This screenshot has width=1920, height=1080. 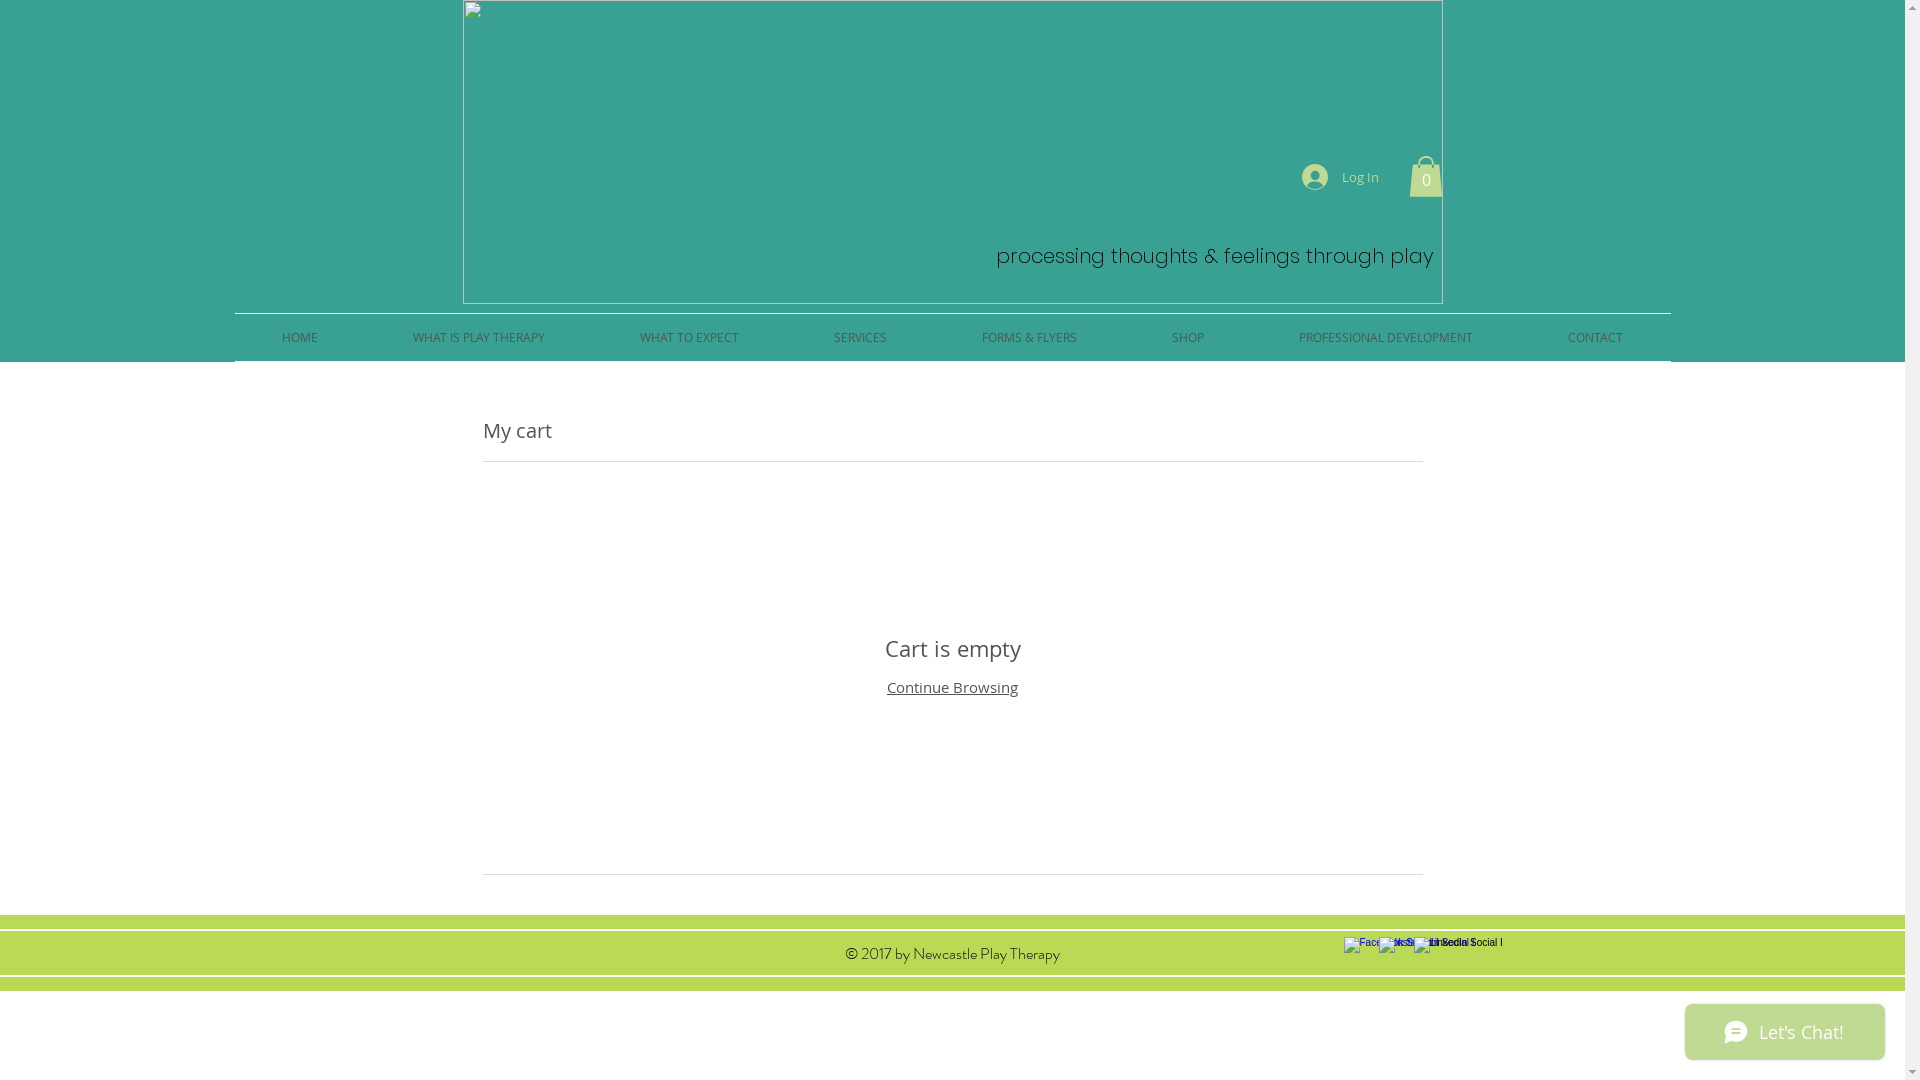 What do you see at coordinates (1424, 175) in the screenshot?
I see `'0'` at bounding box center [1424, 175].